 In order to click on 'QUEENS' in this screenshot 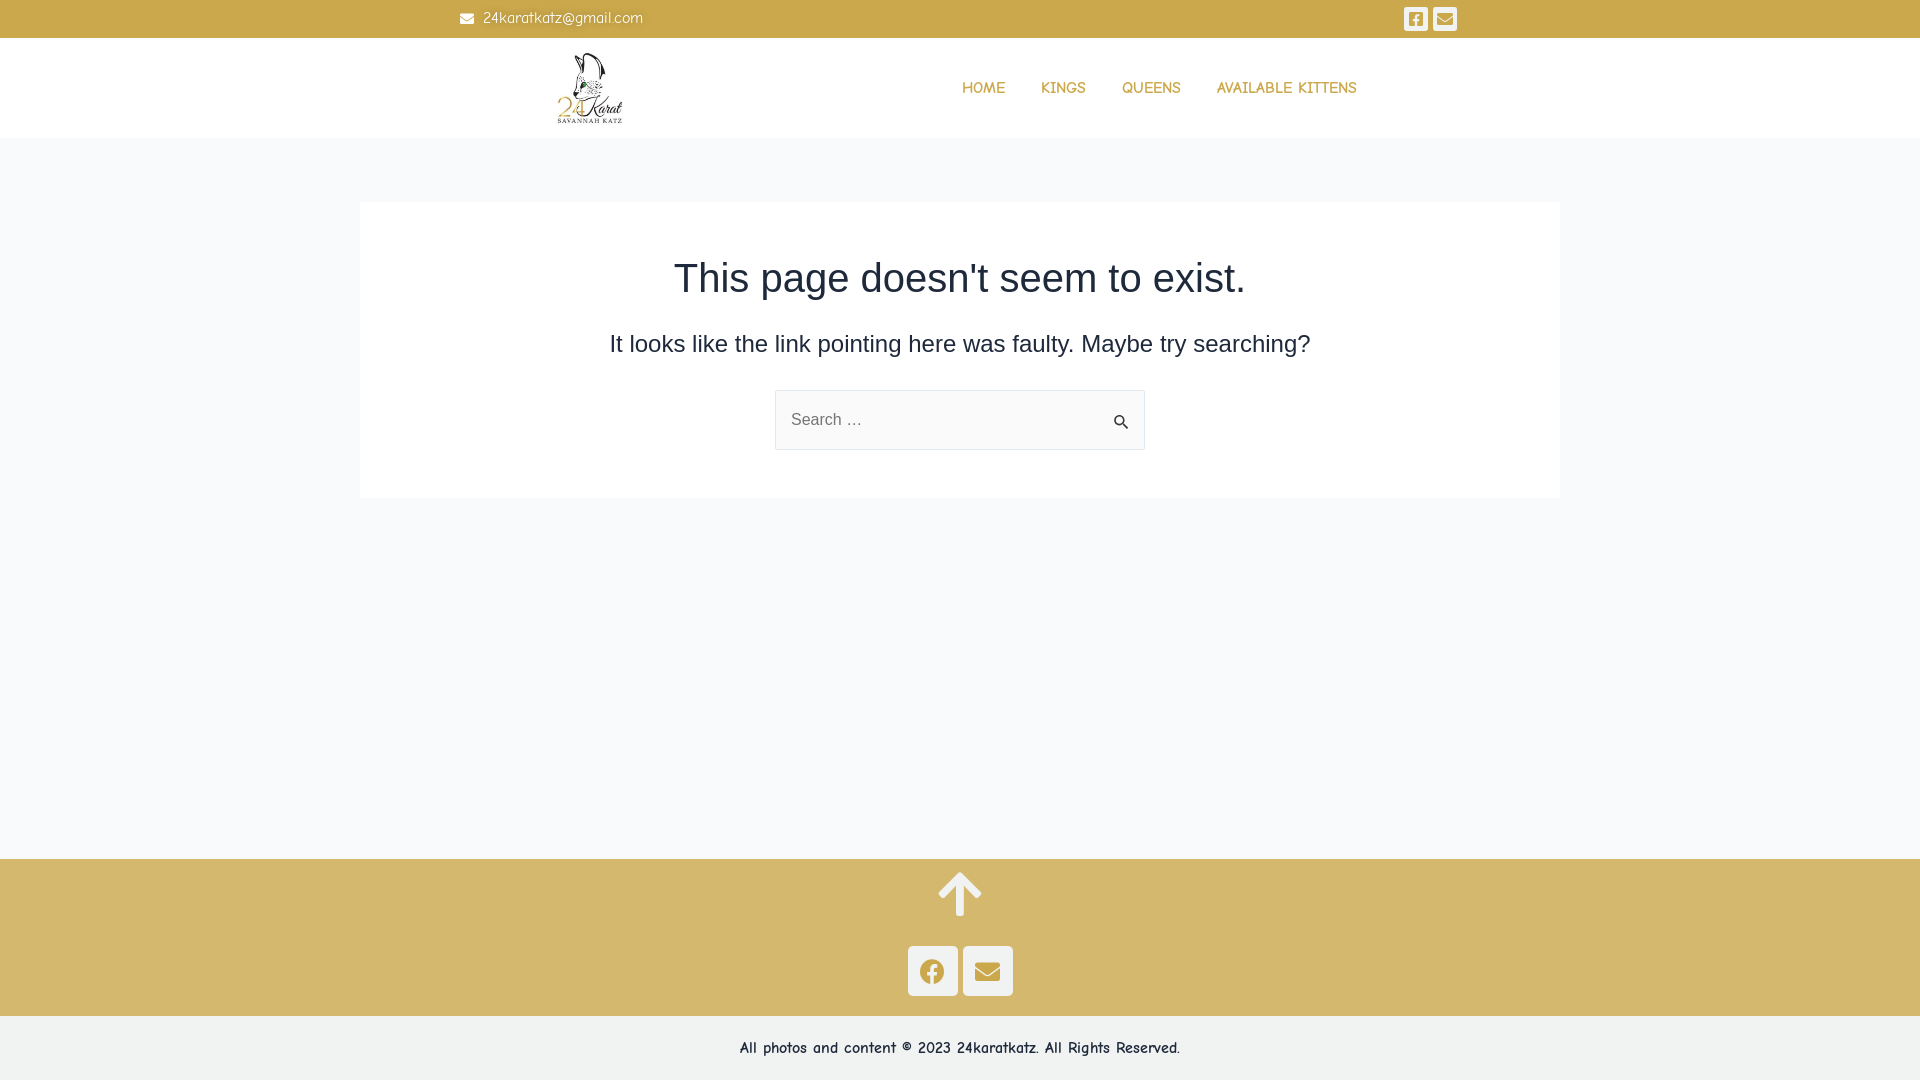, I will do `click(1151, 87)`.